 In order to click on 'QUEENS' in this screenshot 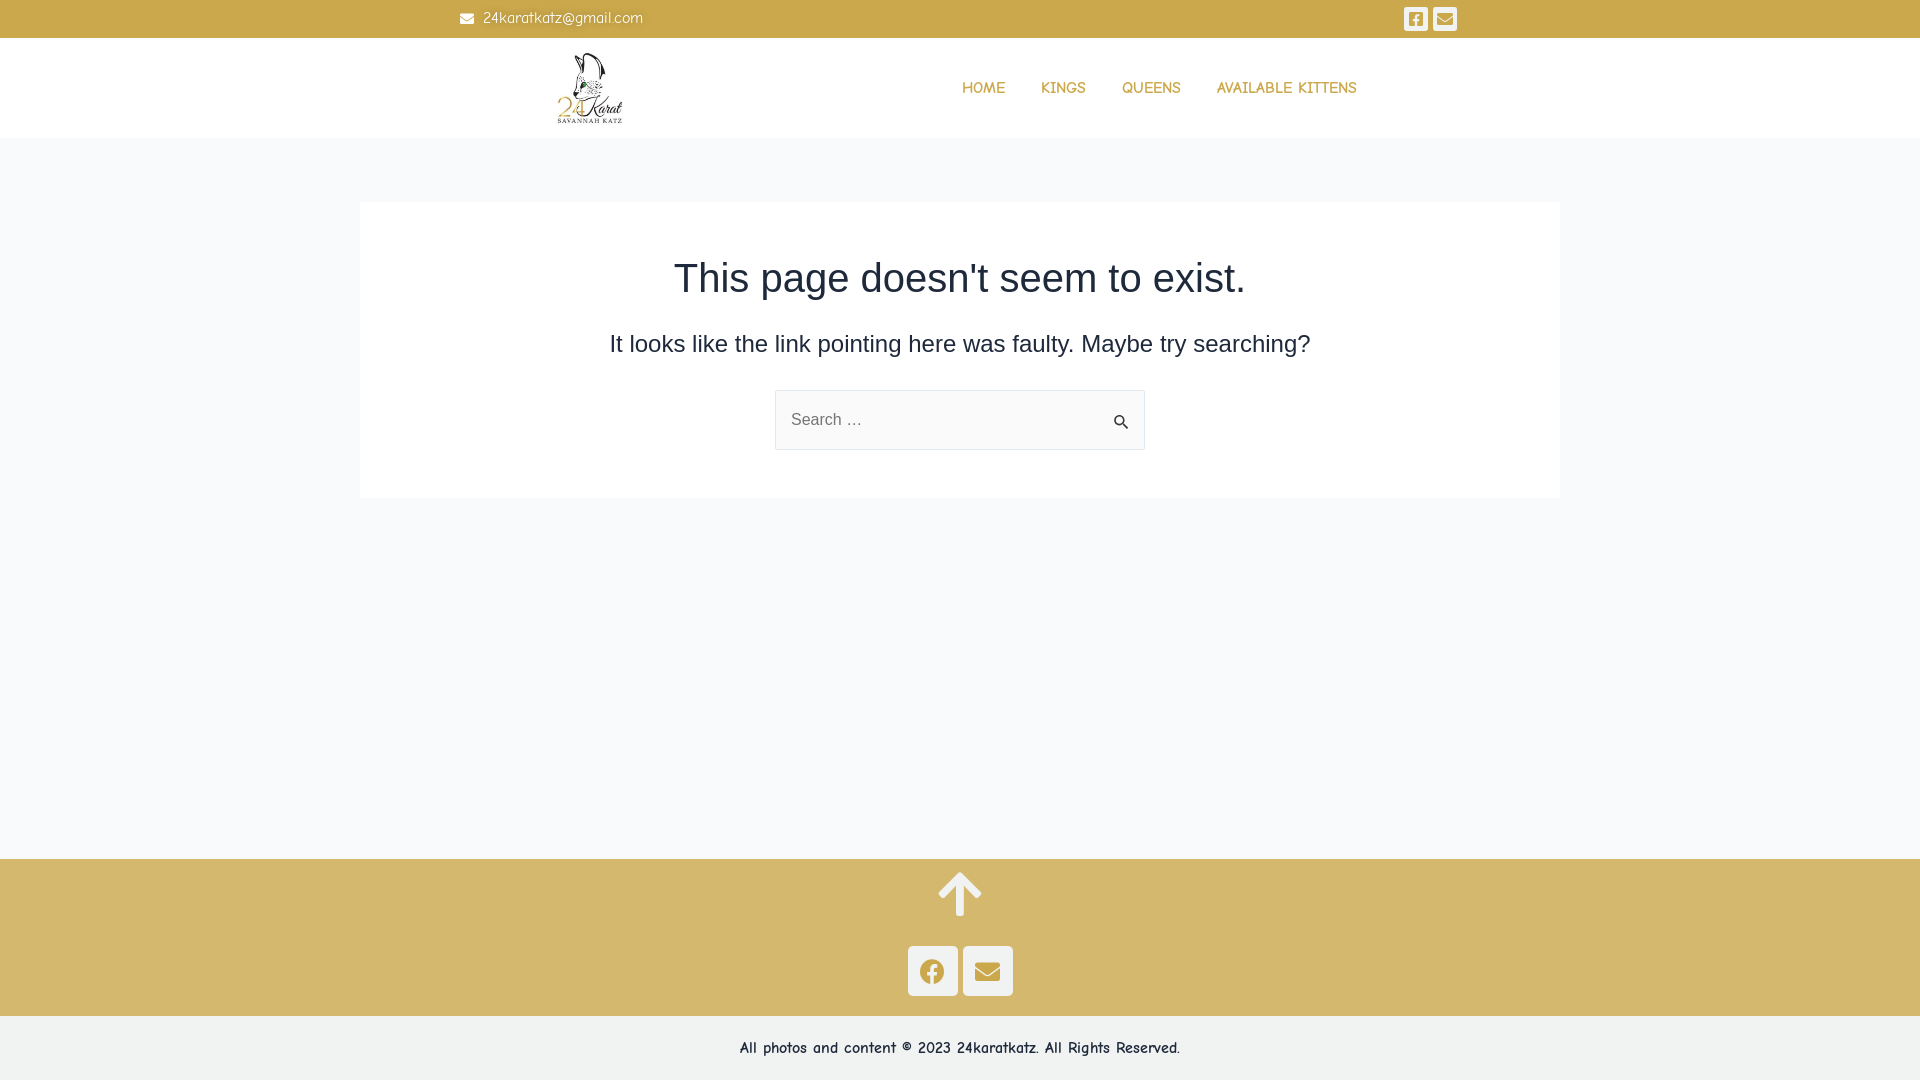, I will do `click(1151, 87)`.